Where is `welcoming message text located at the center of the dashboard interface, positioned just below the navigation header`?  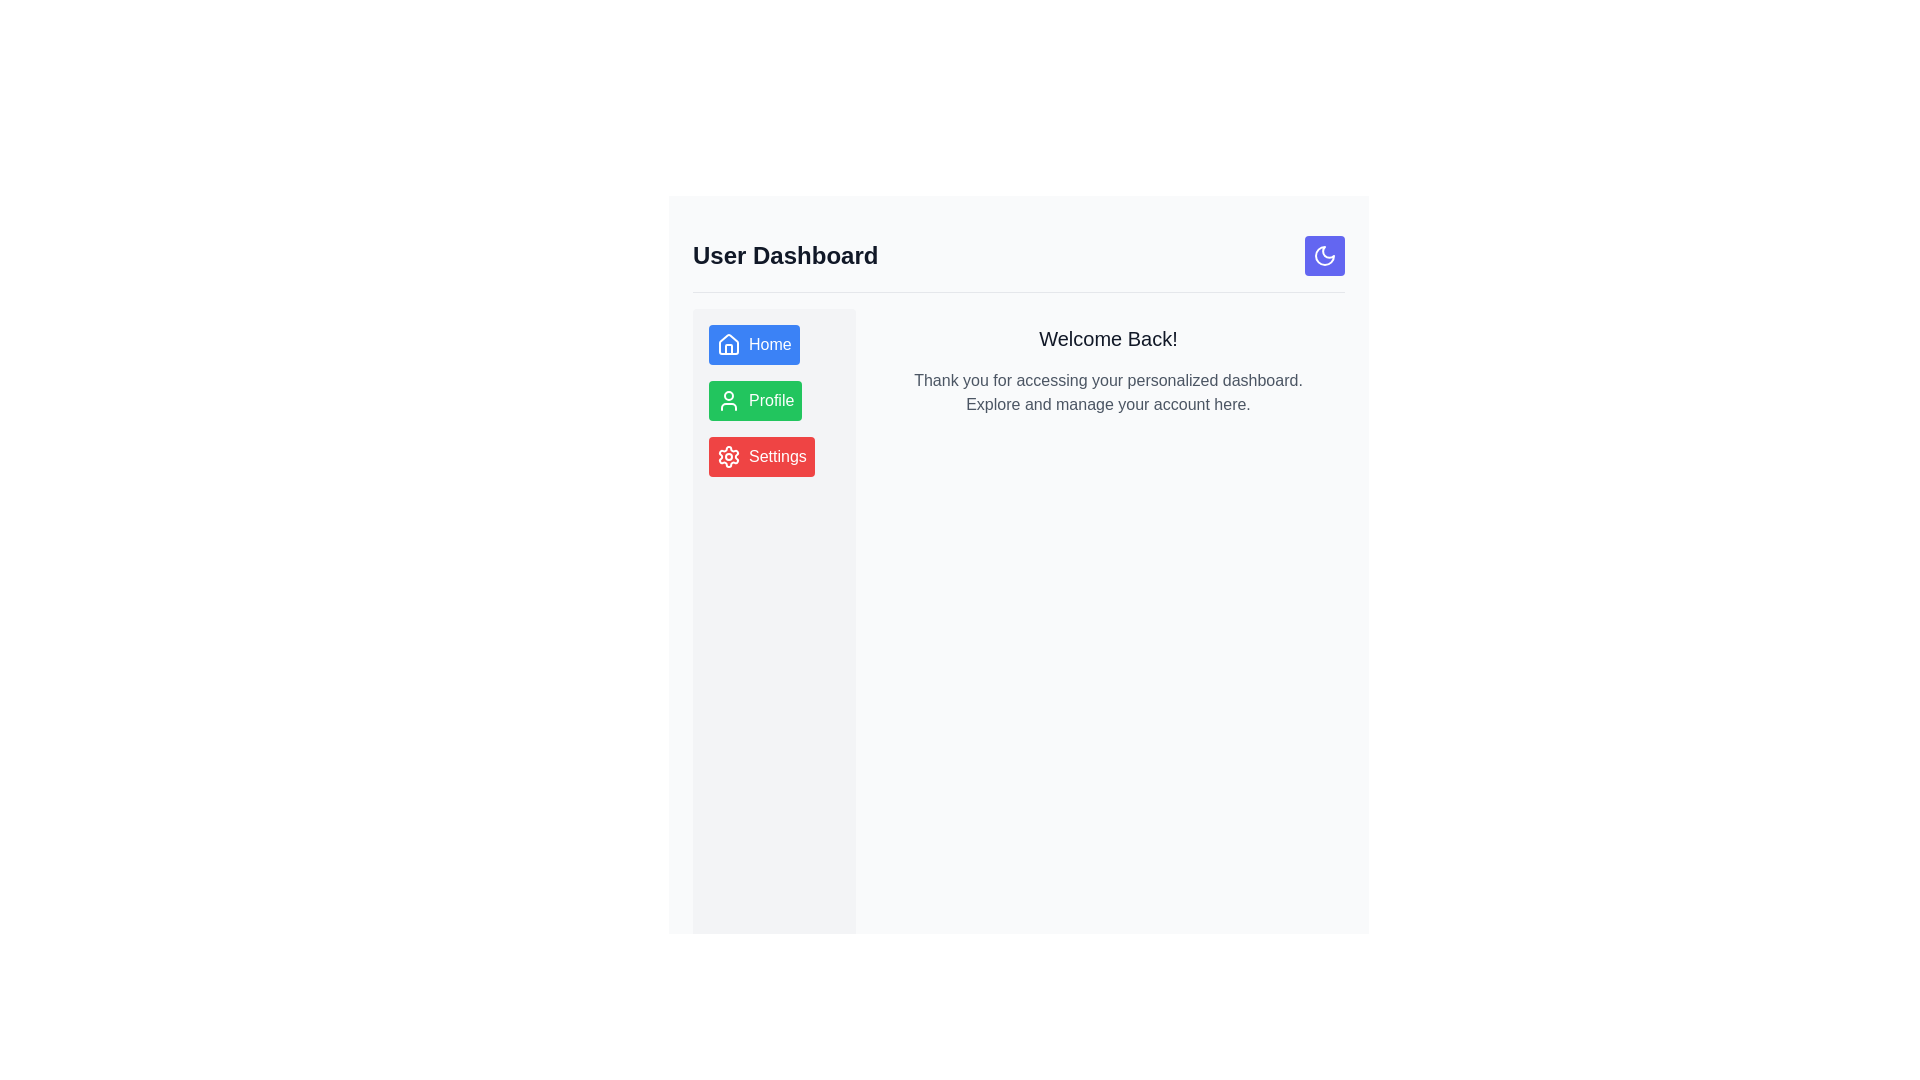 welcoming message text located at the center of the dashboard interface, positioned just below the navigation header is located at coordinates (1107, 338).